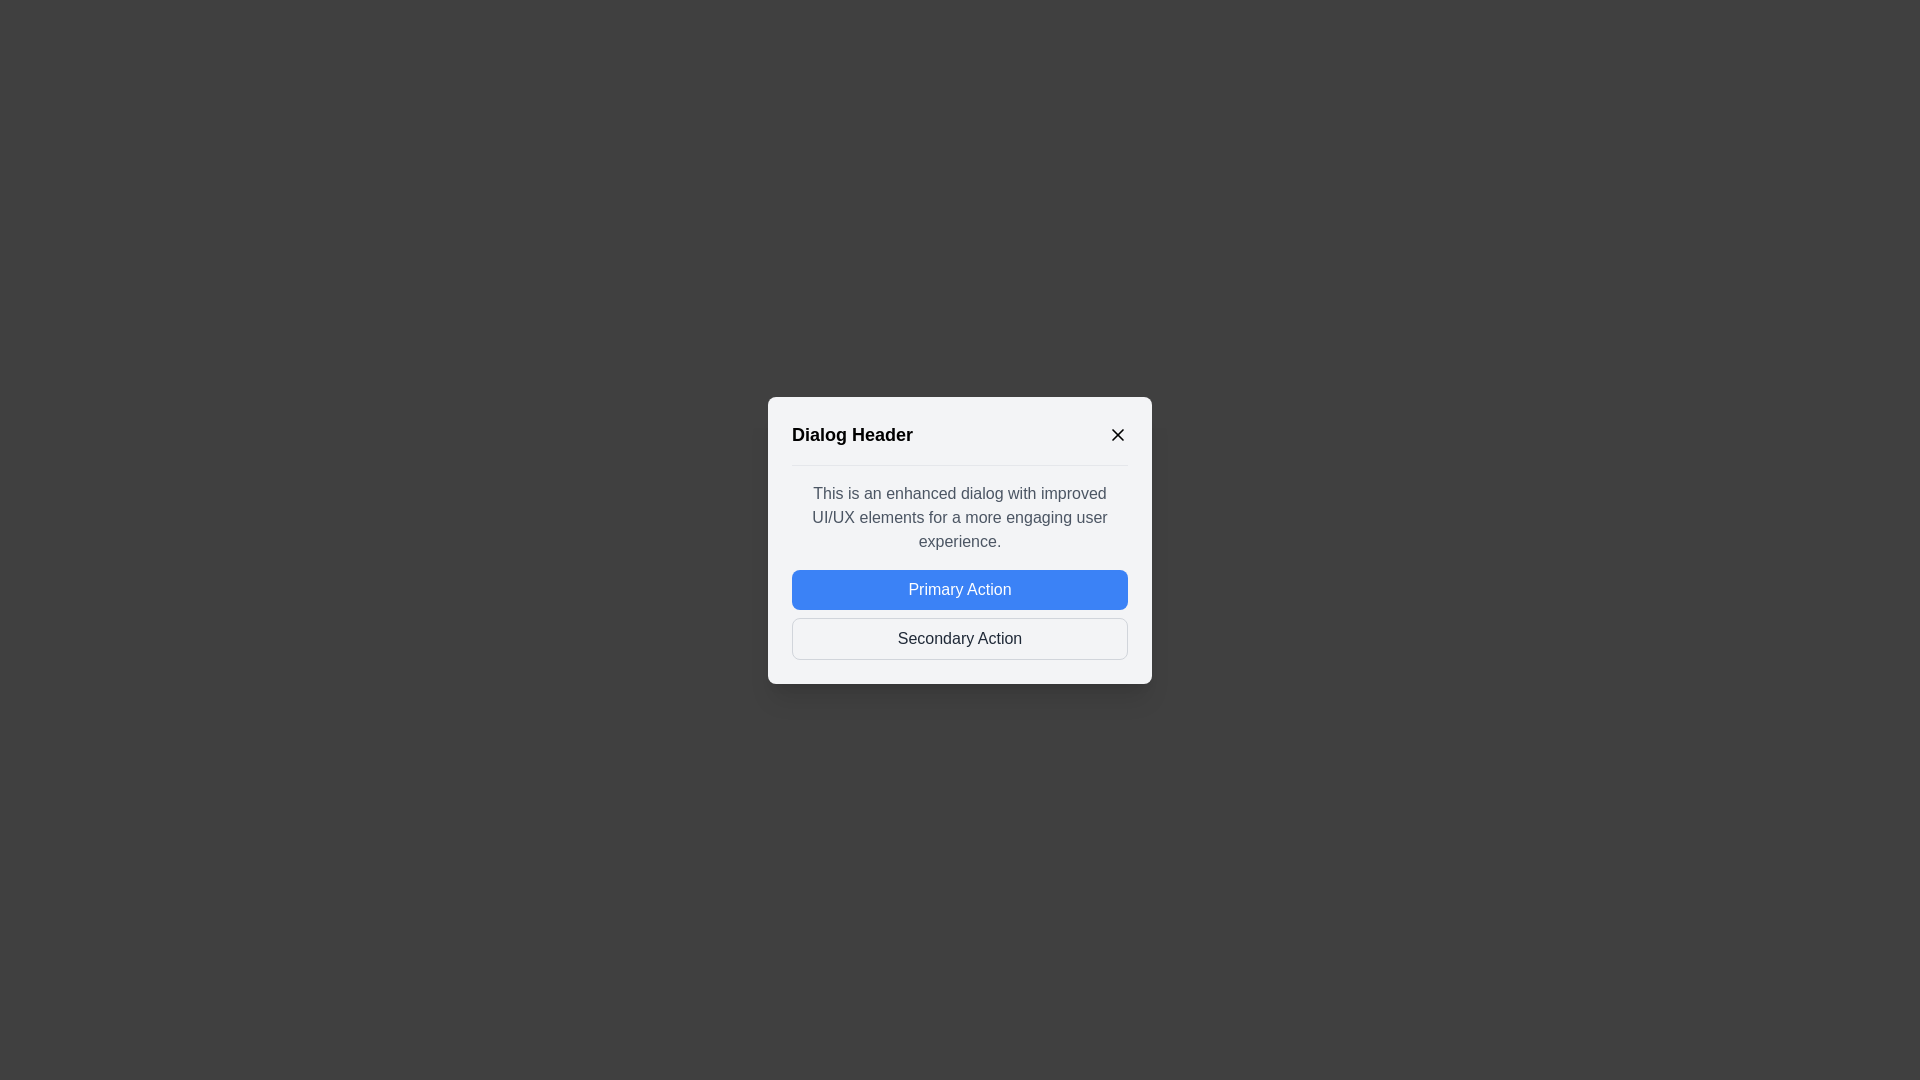  I want to click on the 'Primary Action' button to perform the primary action, so click(960, 588).